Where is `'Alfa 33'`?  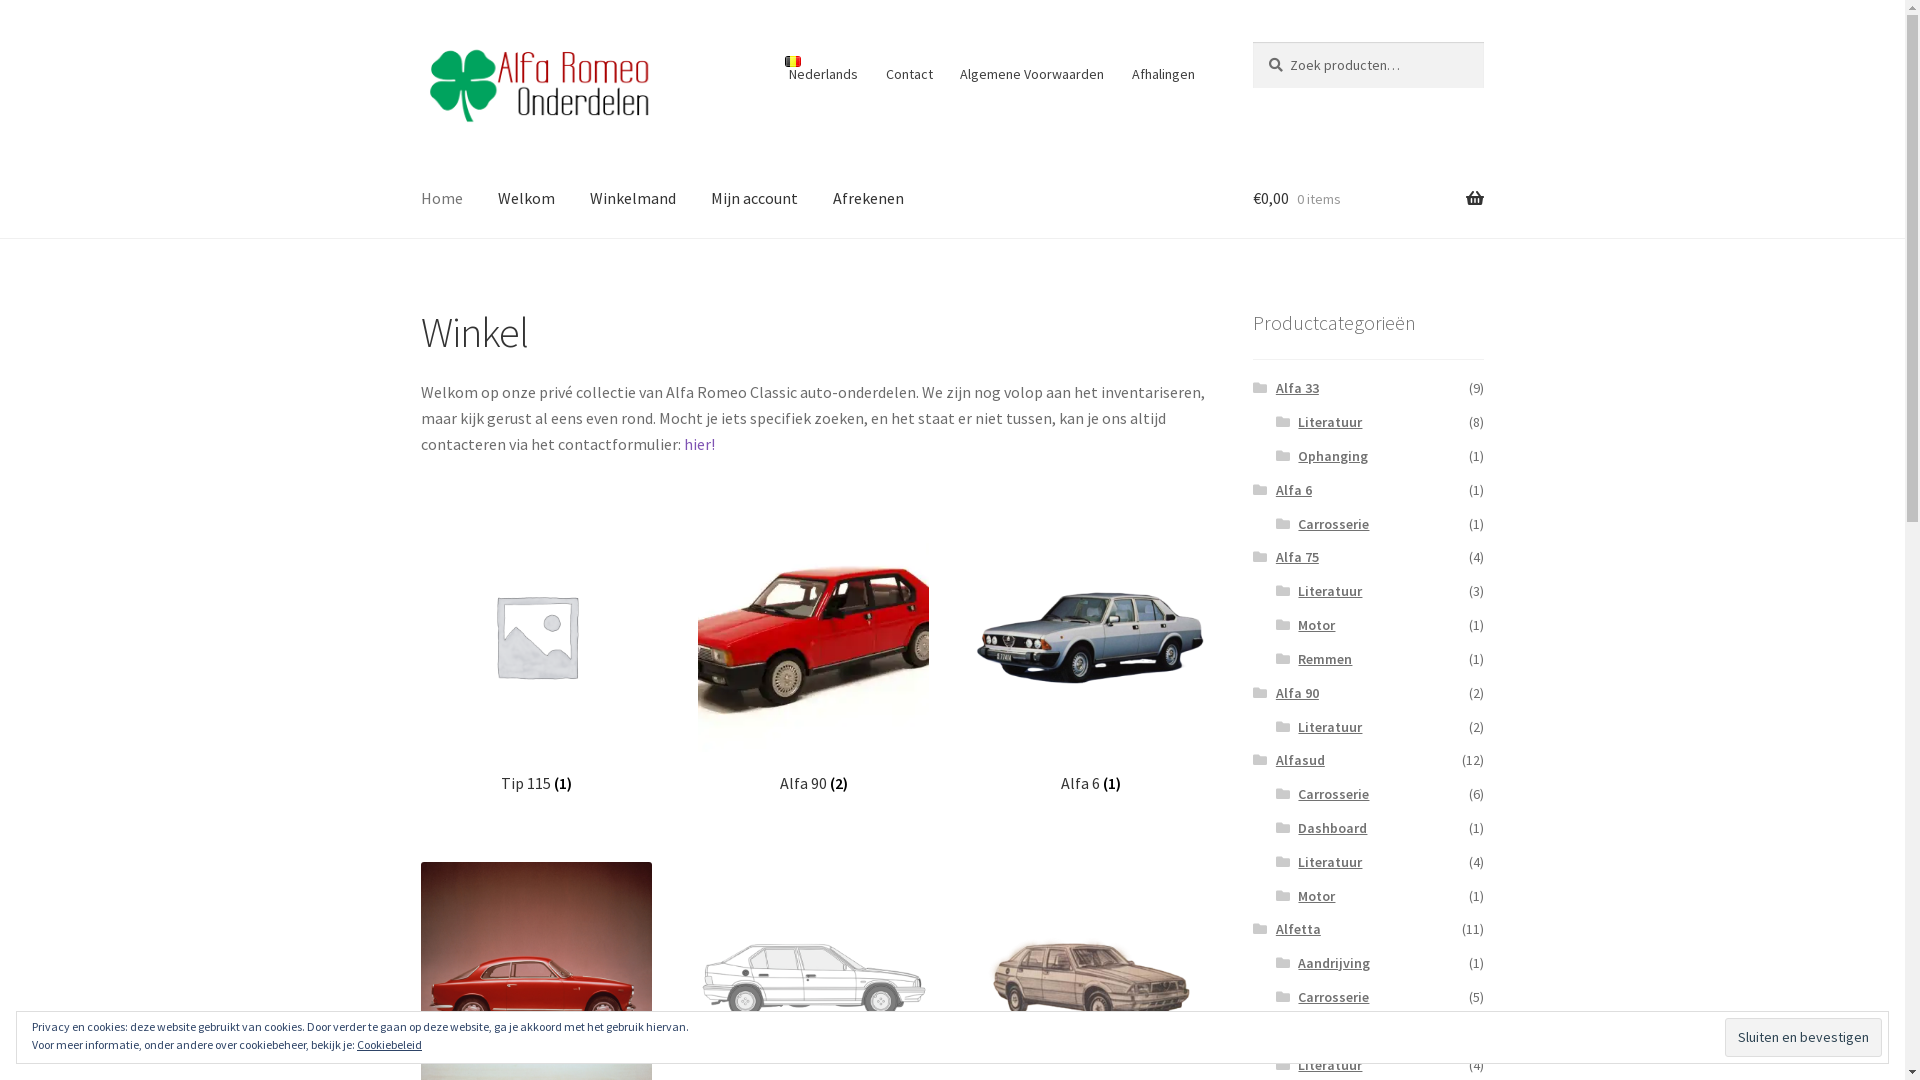 'Alfa 33' is located at coordinates (1297, 388).